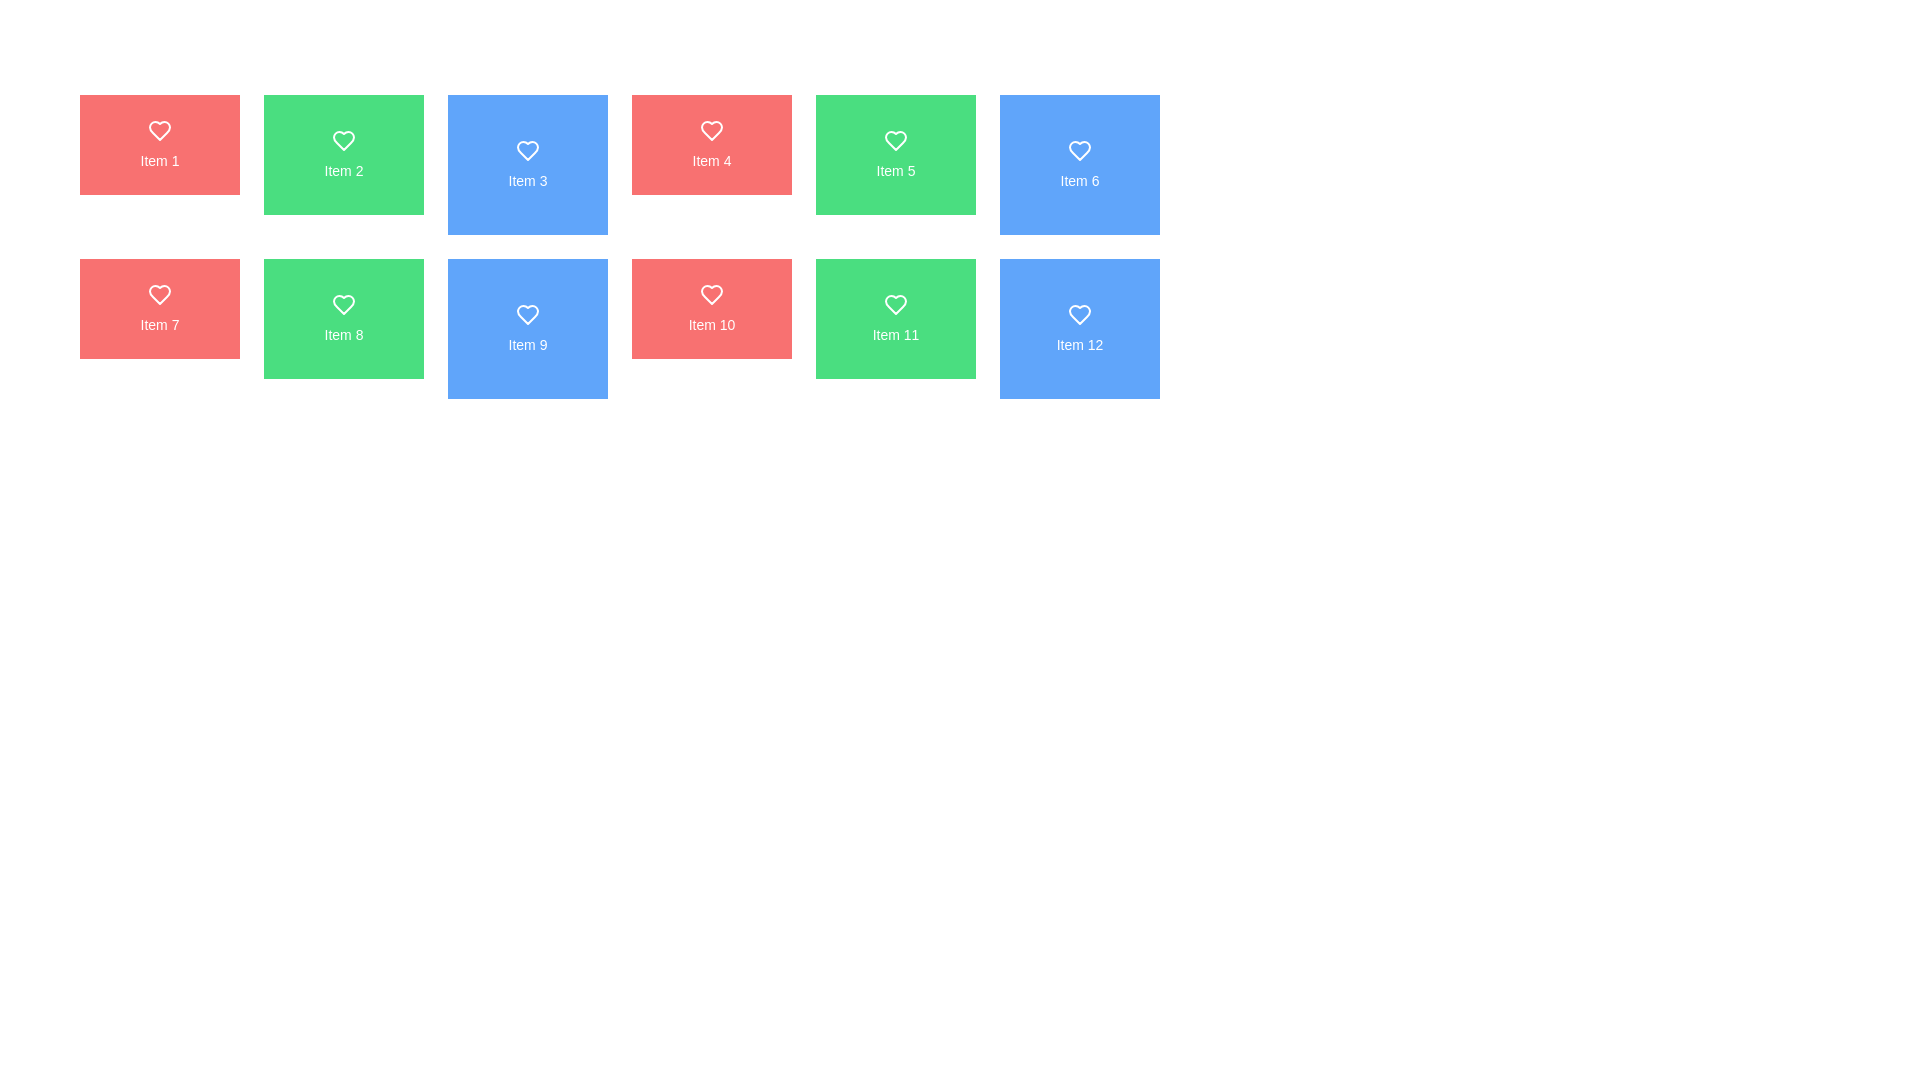 Image resolution: width=1920 pixels, height=1080 pixels. Describe the element at coordinates (895, 318) in the screenshot. I see `the eleventh grid item, which contains an icon and a label for identification` at that location.